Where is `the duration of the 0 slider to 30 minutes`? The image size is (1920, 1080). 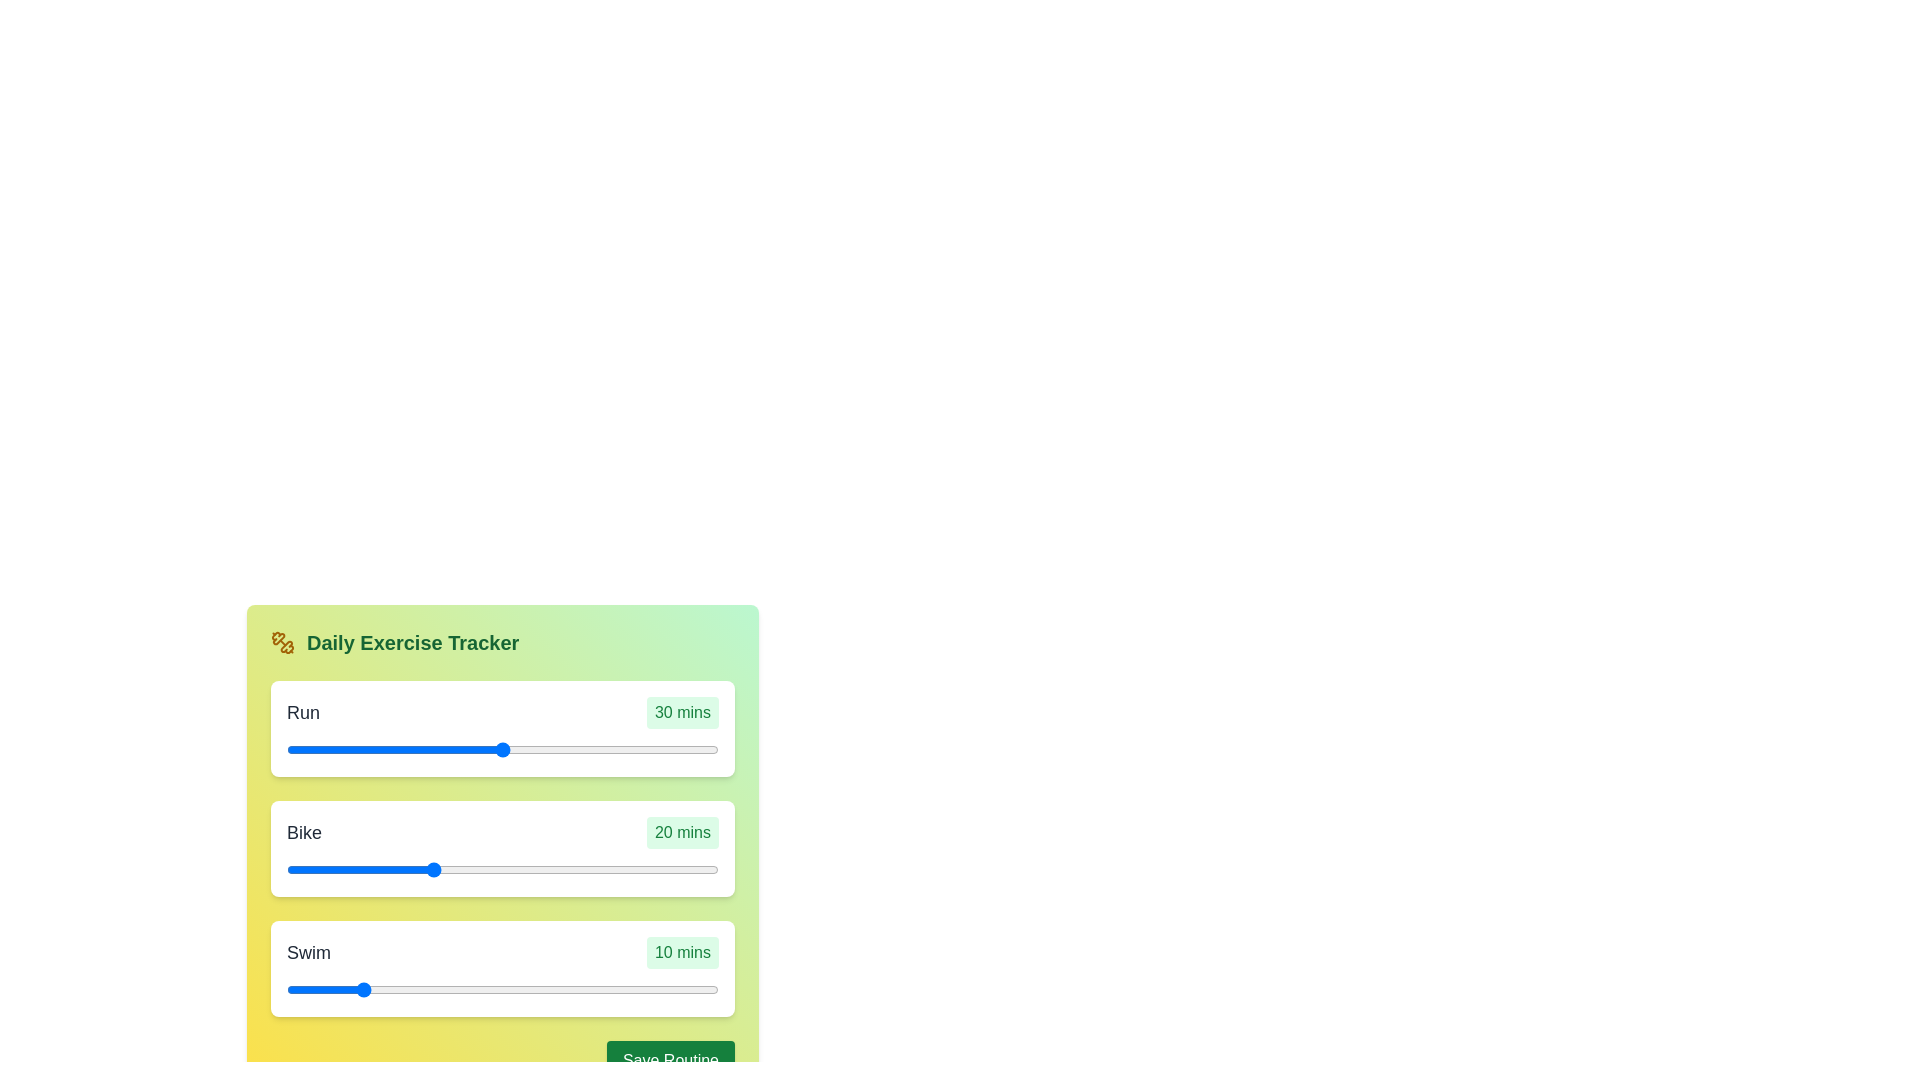
the duration of the 0 slider to 30 minutes is located at coordinates (609, 749).